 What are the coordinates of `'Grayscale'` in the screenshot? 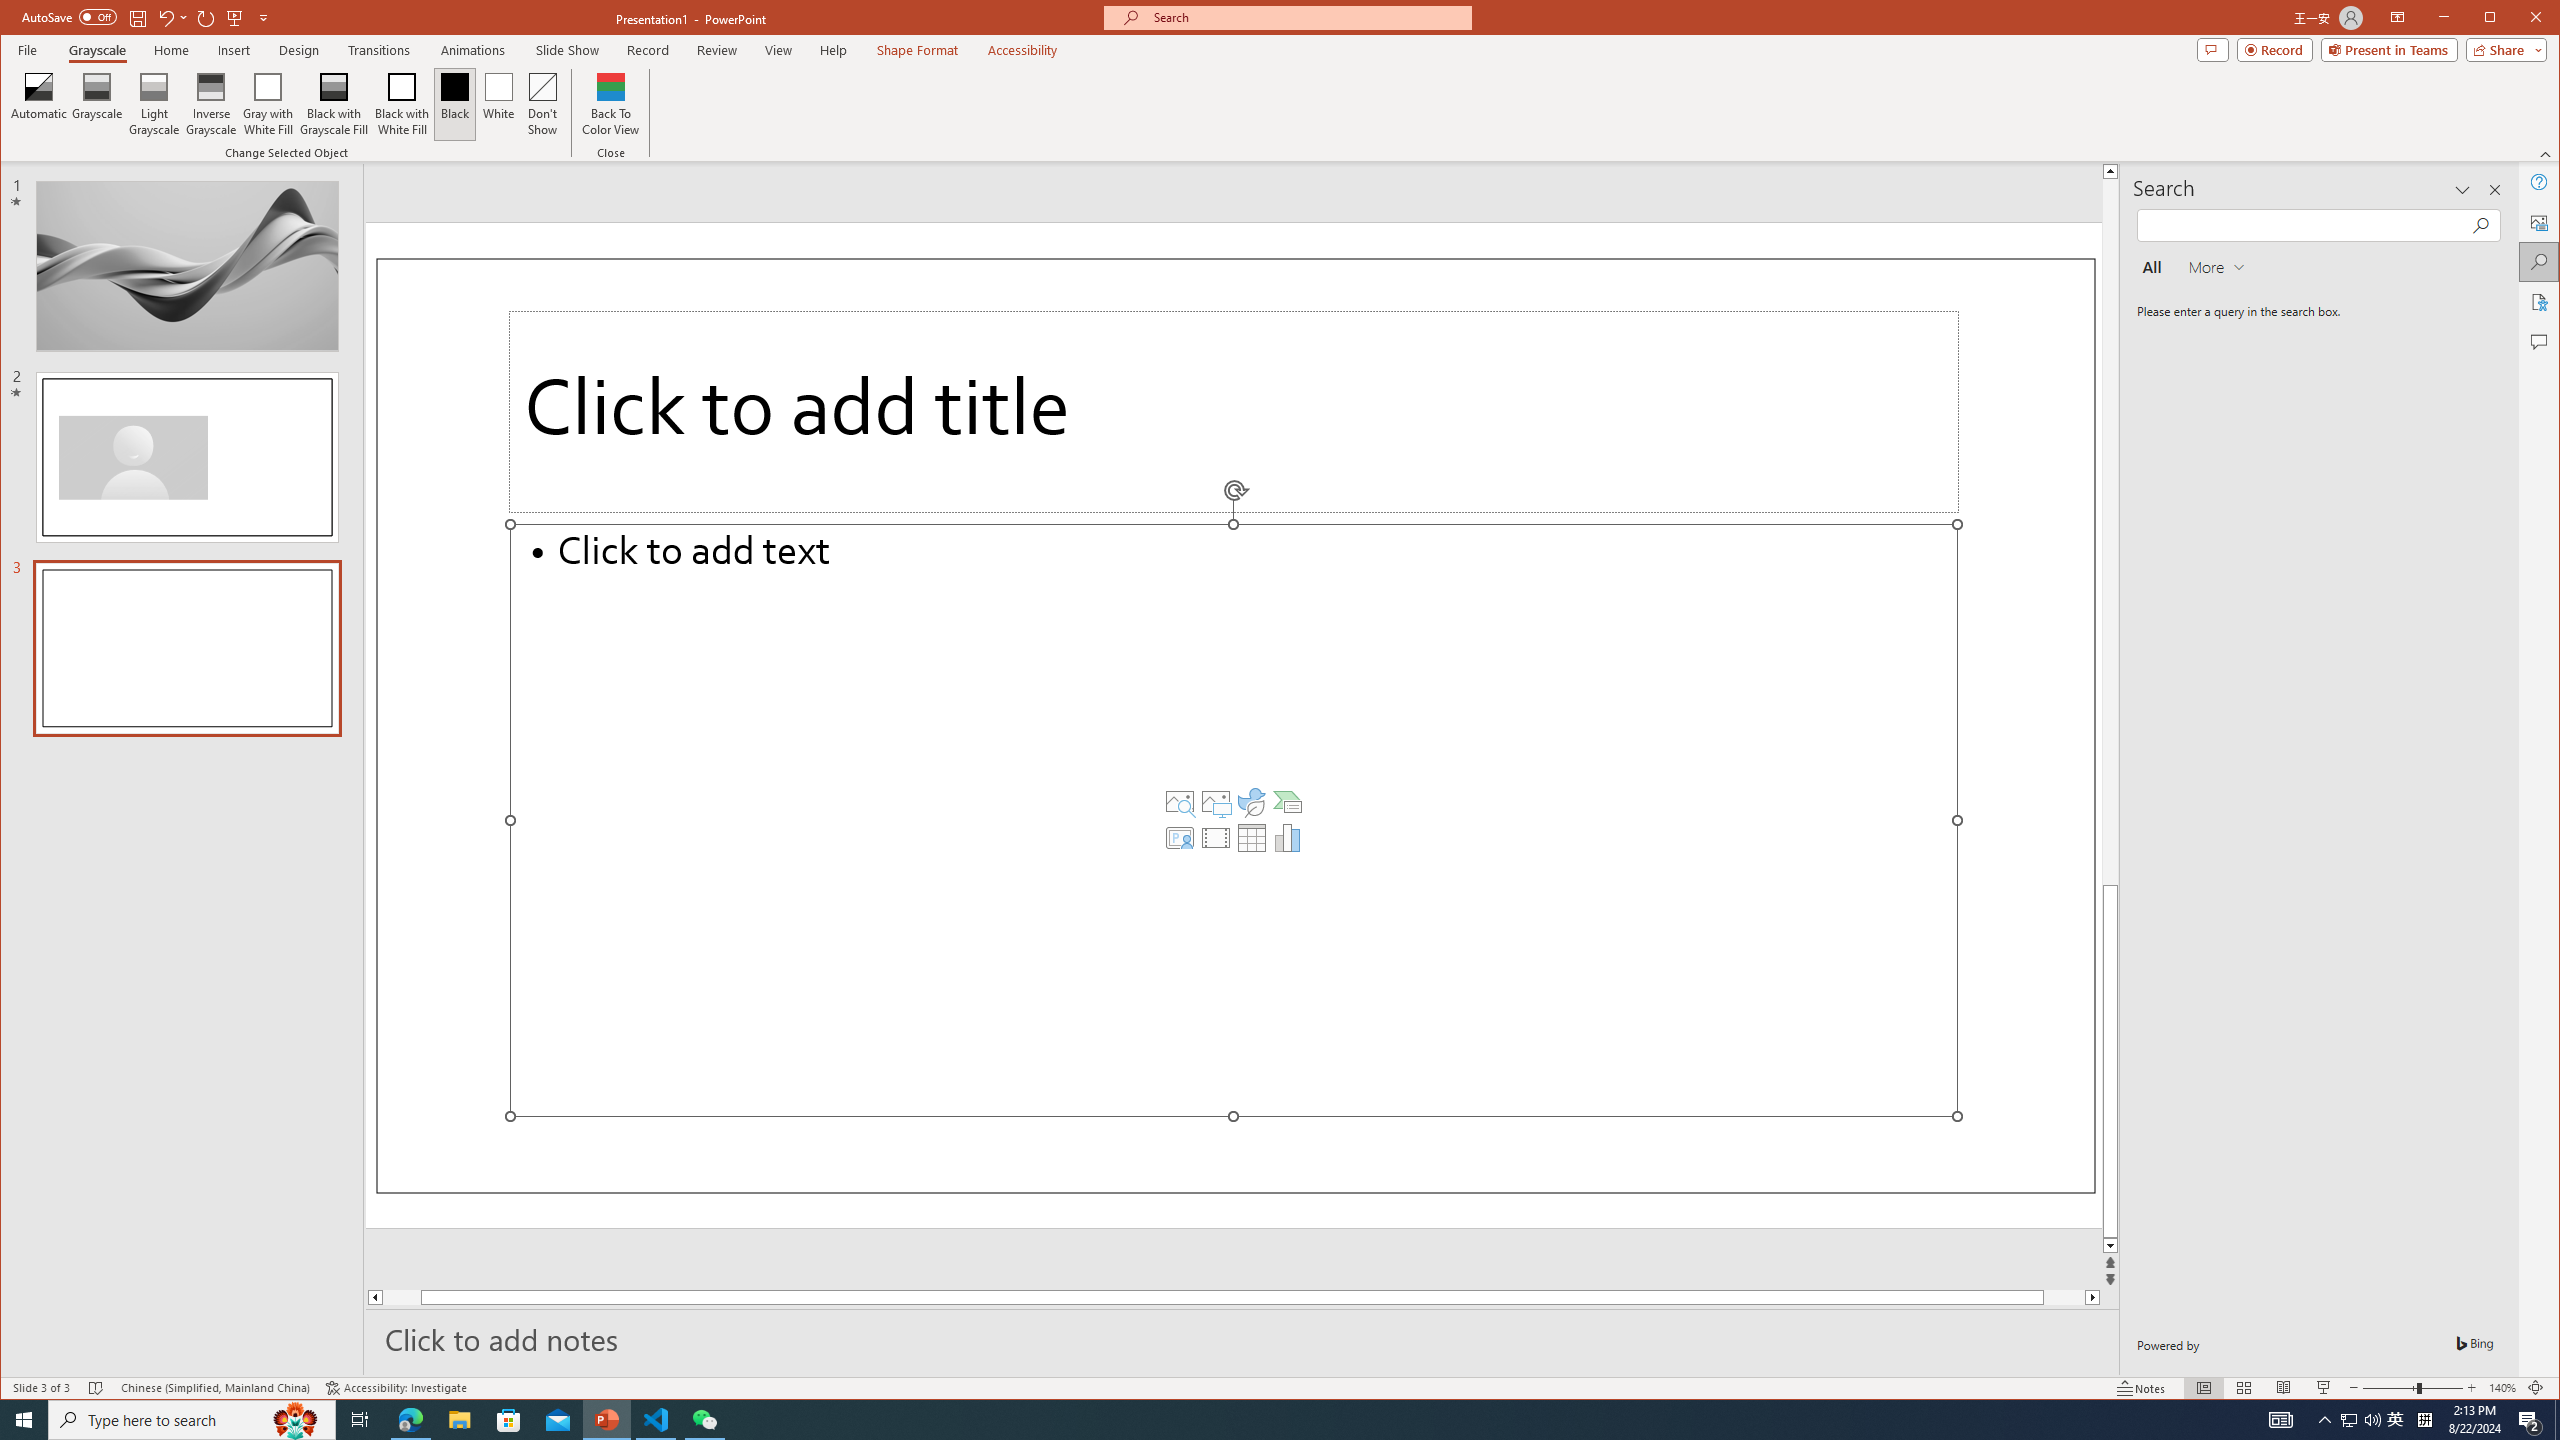 It's located at (97, 103).